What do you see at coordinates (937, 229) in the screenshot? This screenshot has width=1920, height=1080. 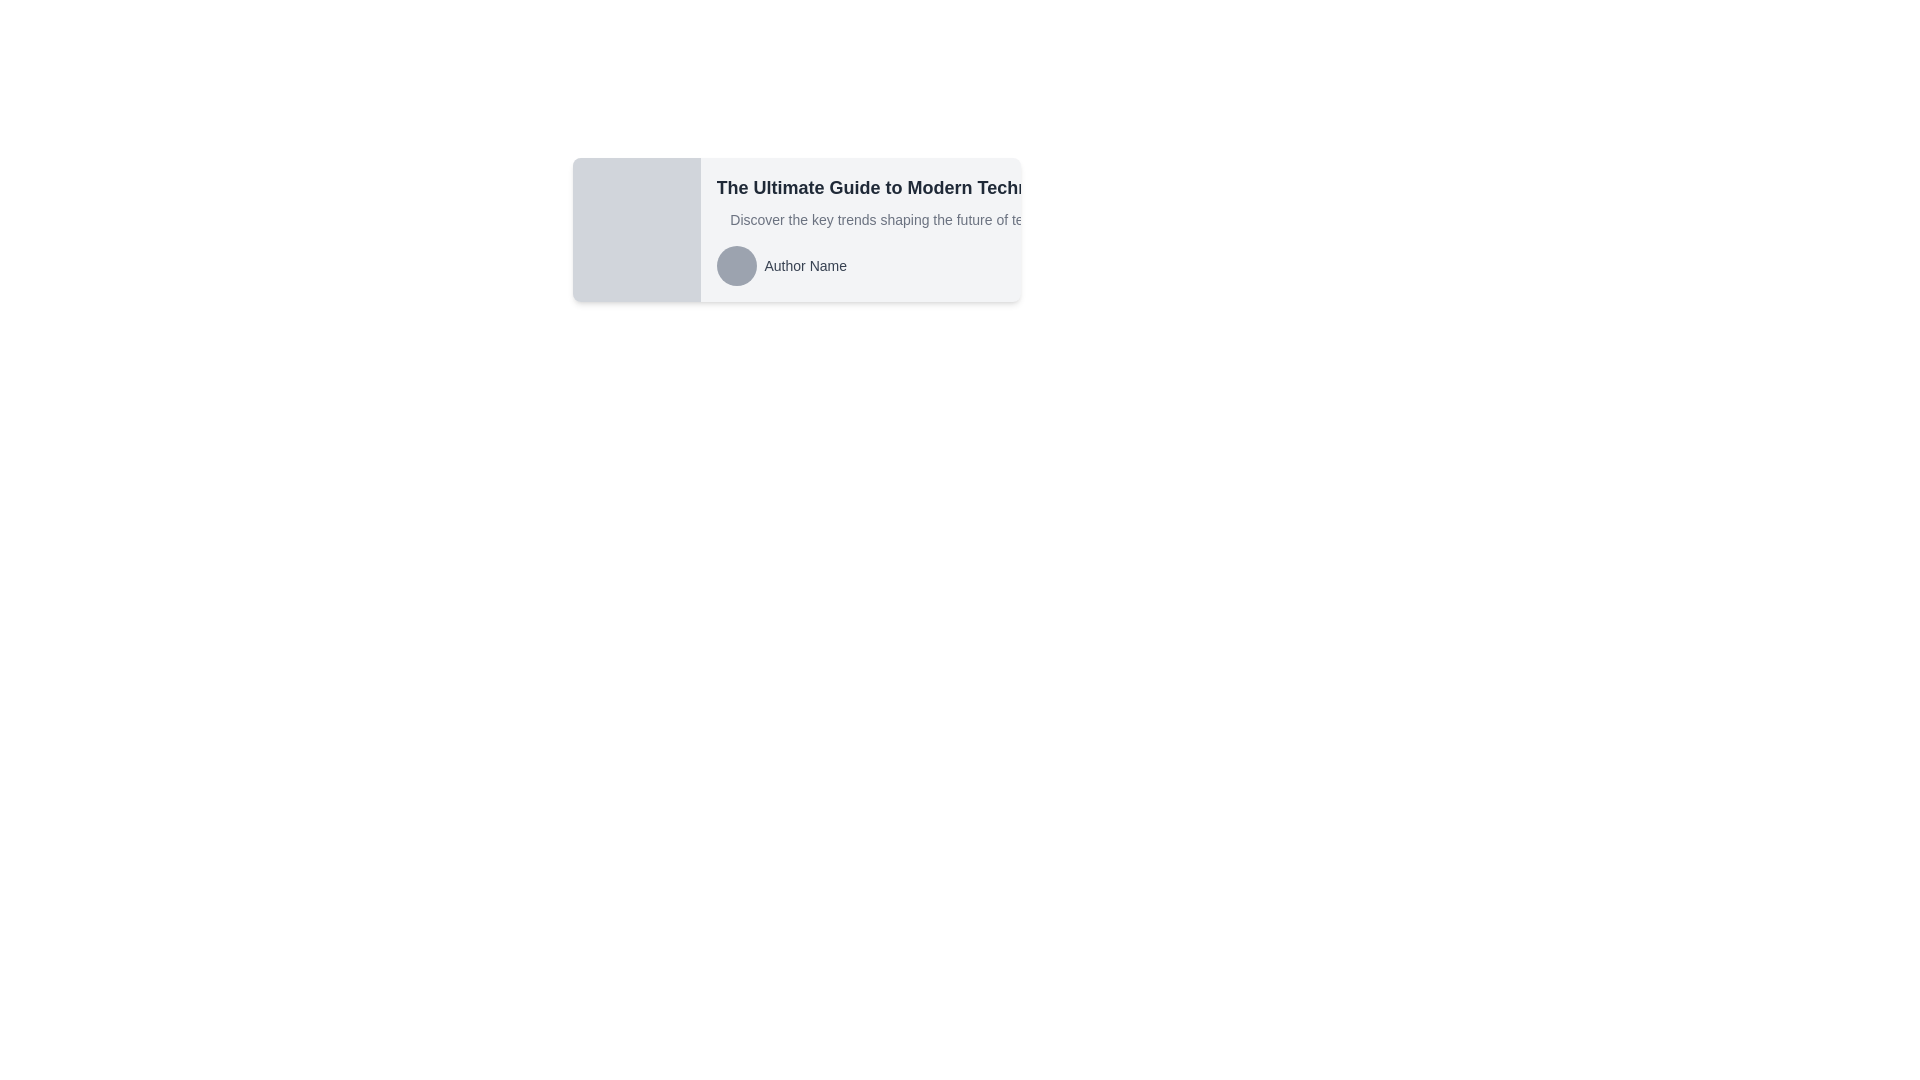 I see `the Content block element containing the title 'The Ultimate Guide to Modern Technology'` at bounding box center [937, 229].